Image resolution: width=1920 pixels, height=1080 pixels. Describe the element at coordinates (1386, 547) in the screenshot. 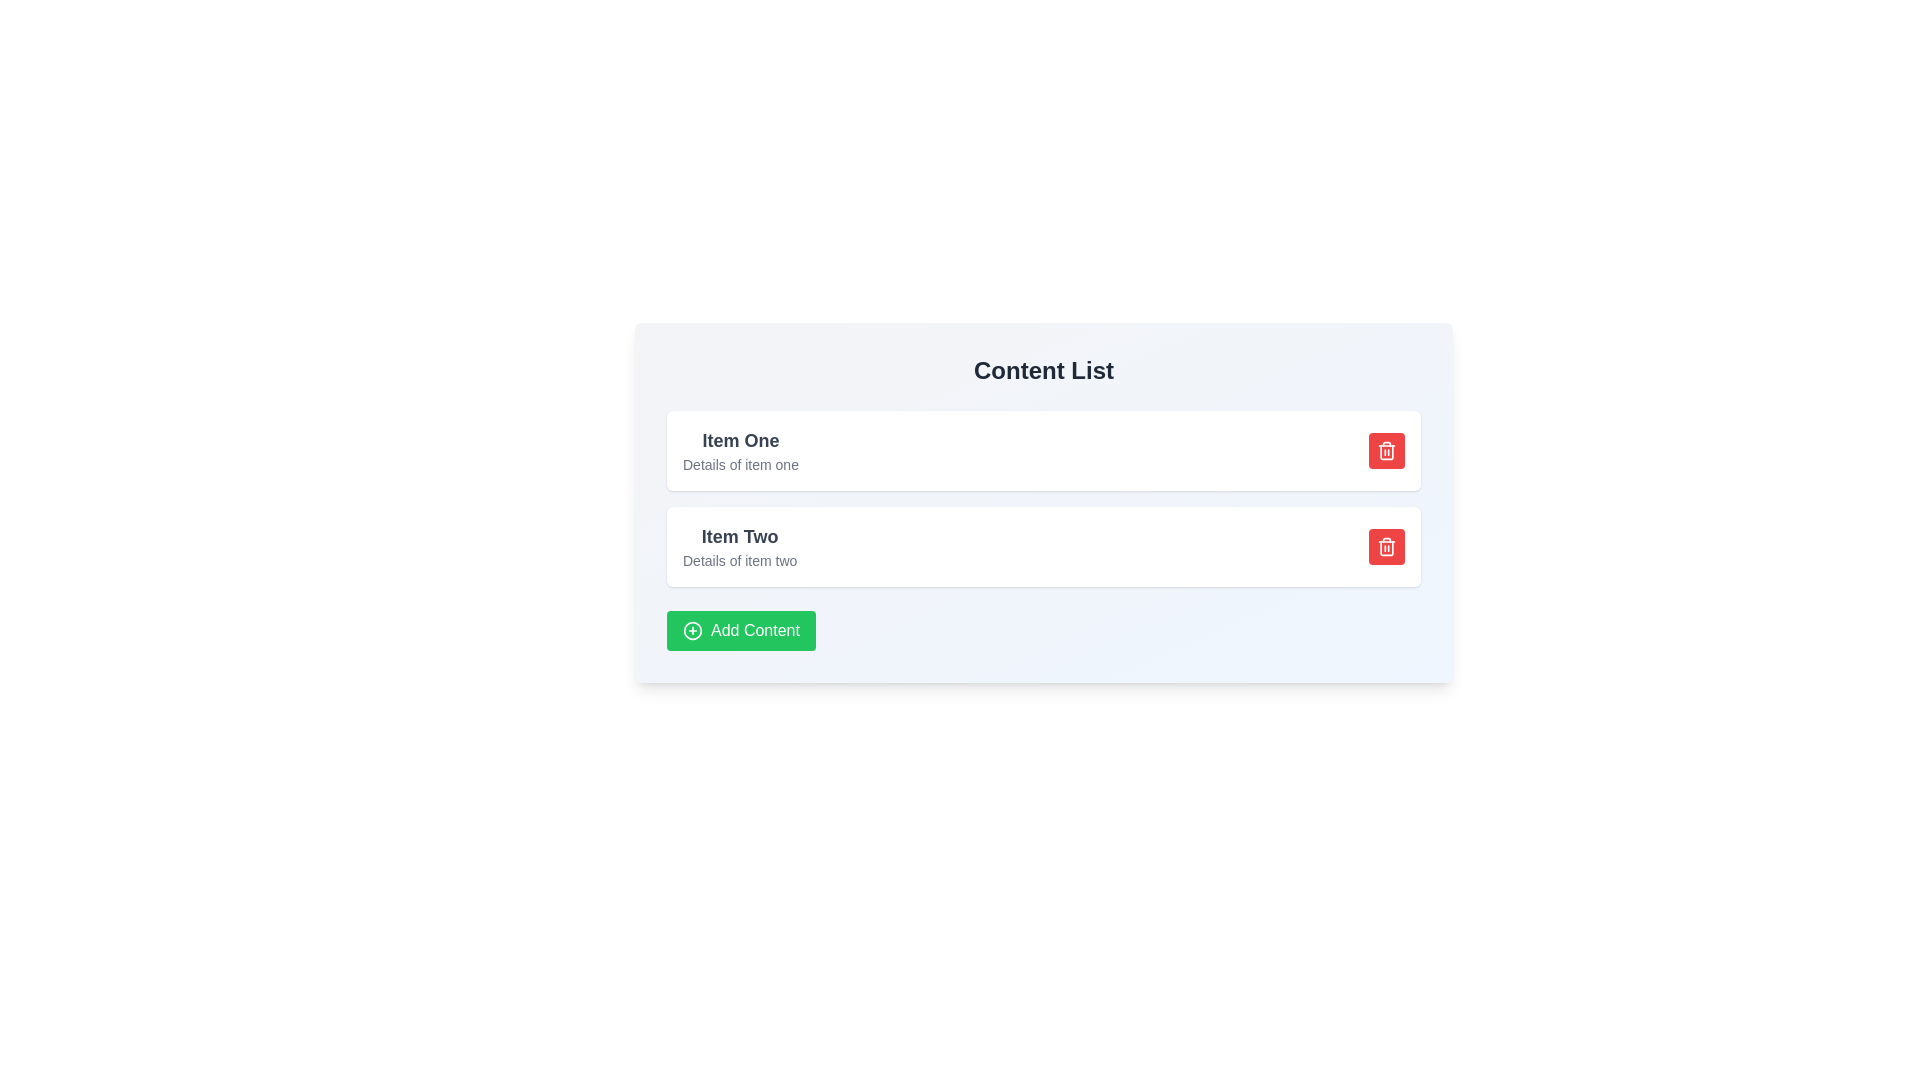

I see `the small red trash can icon inside the red button` at that location.